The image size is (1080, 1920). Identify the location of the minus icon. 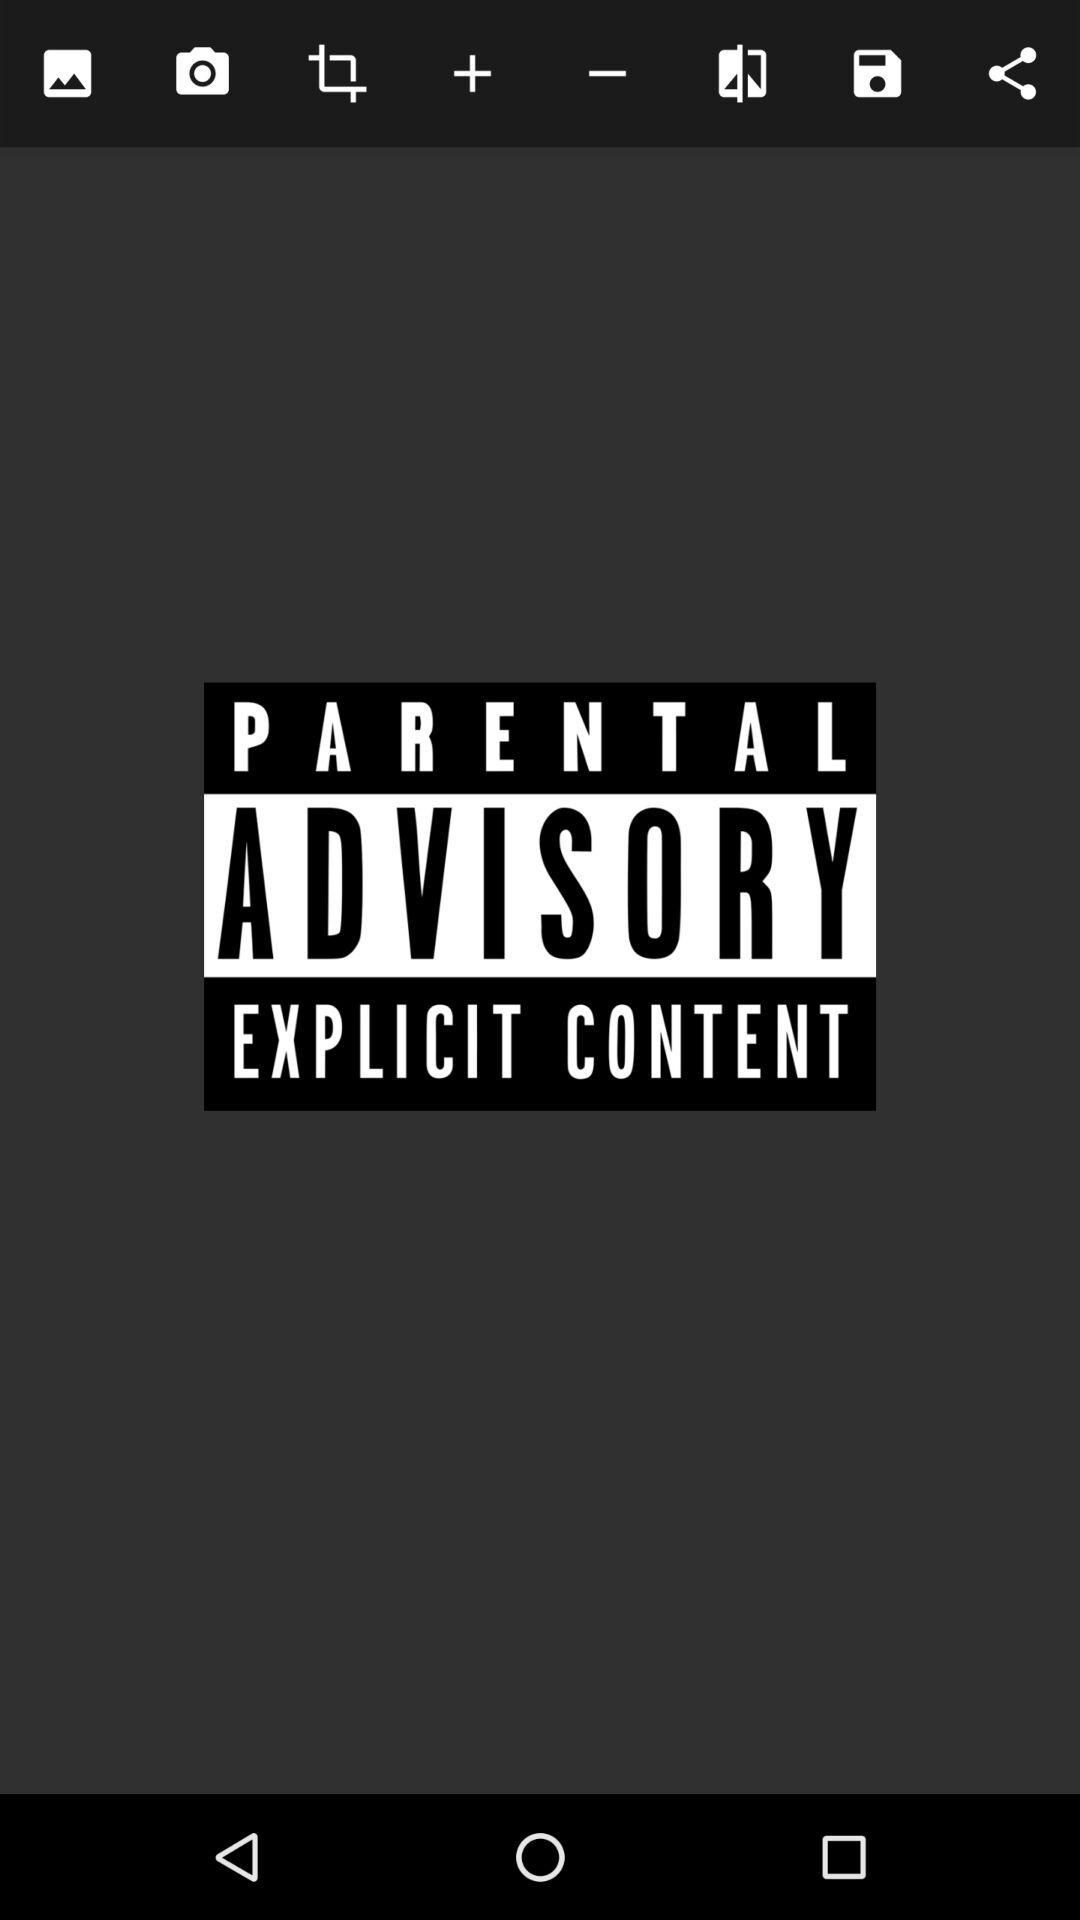
(606, 73).